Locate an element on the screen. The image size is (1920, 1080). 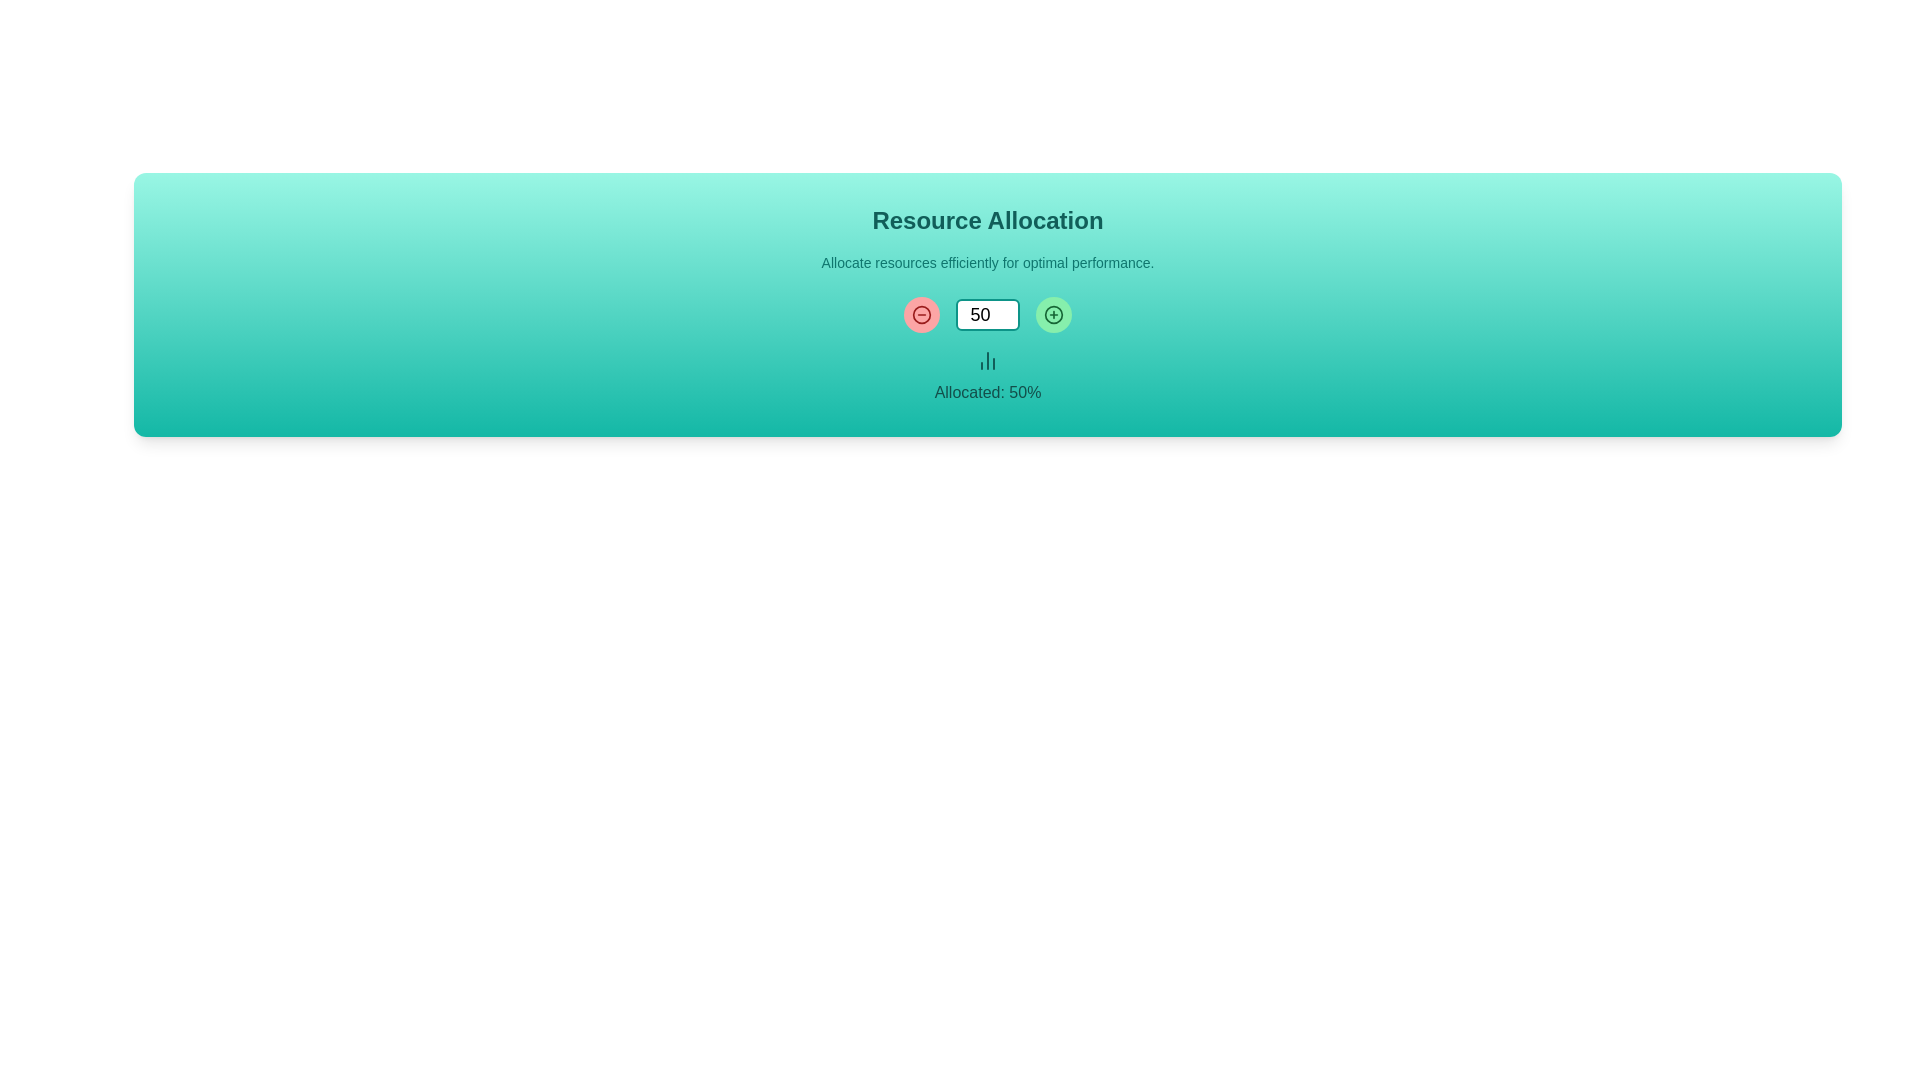
the decrement button located at the leftmost position among a horizontal layout containing a numeric input field to its right, to decrease the value in the adjacent numeric input field is located at coordinates (920, 315).